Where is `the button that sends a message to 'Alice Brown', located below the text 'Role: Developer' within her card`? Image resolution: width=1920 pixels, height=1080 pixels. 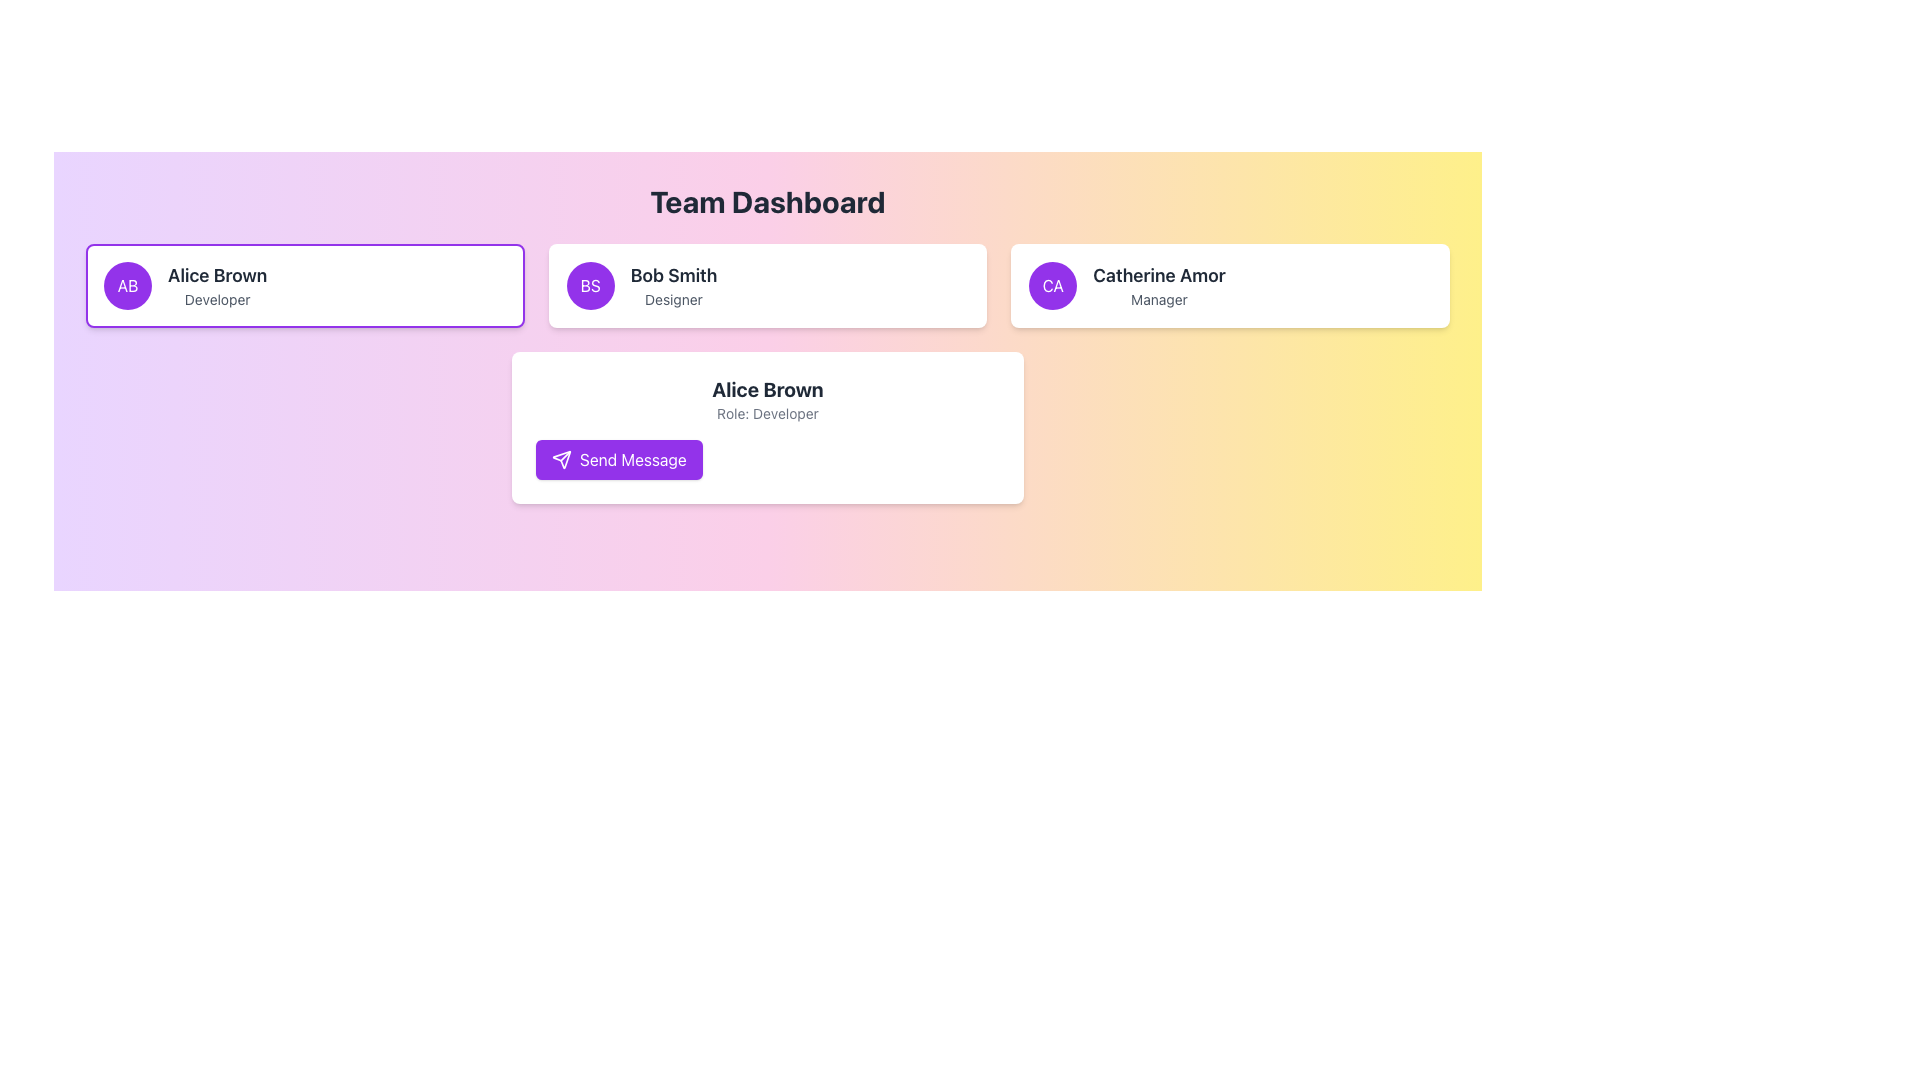
the button that sends a message to 'Alice Brown', located below the text 'Role: Developer' within her card is located at coordinates (618, 459).